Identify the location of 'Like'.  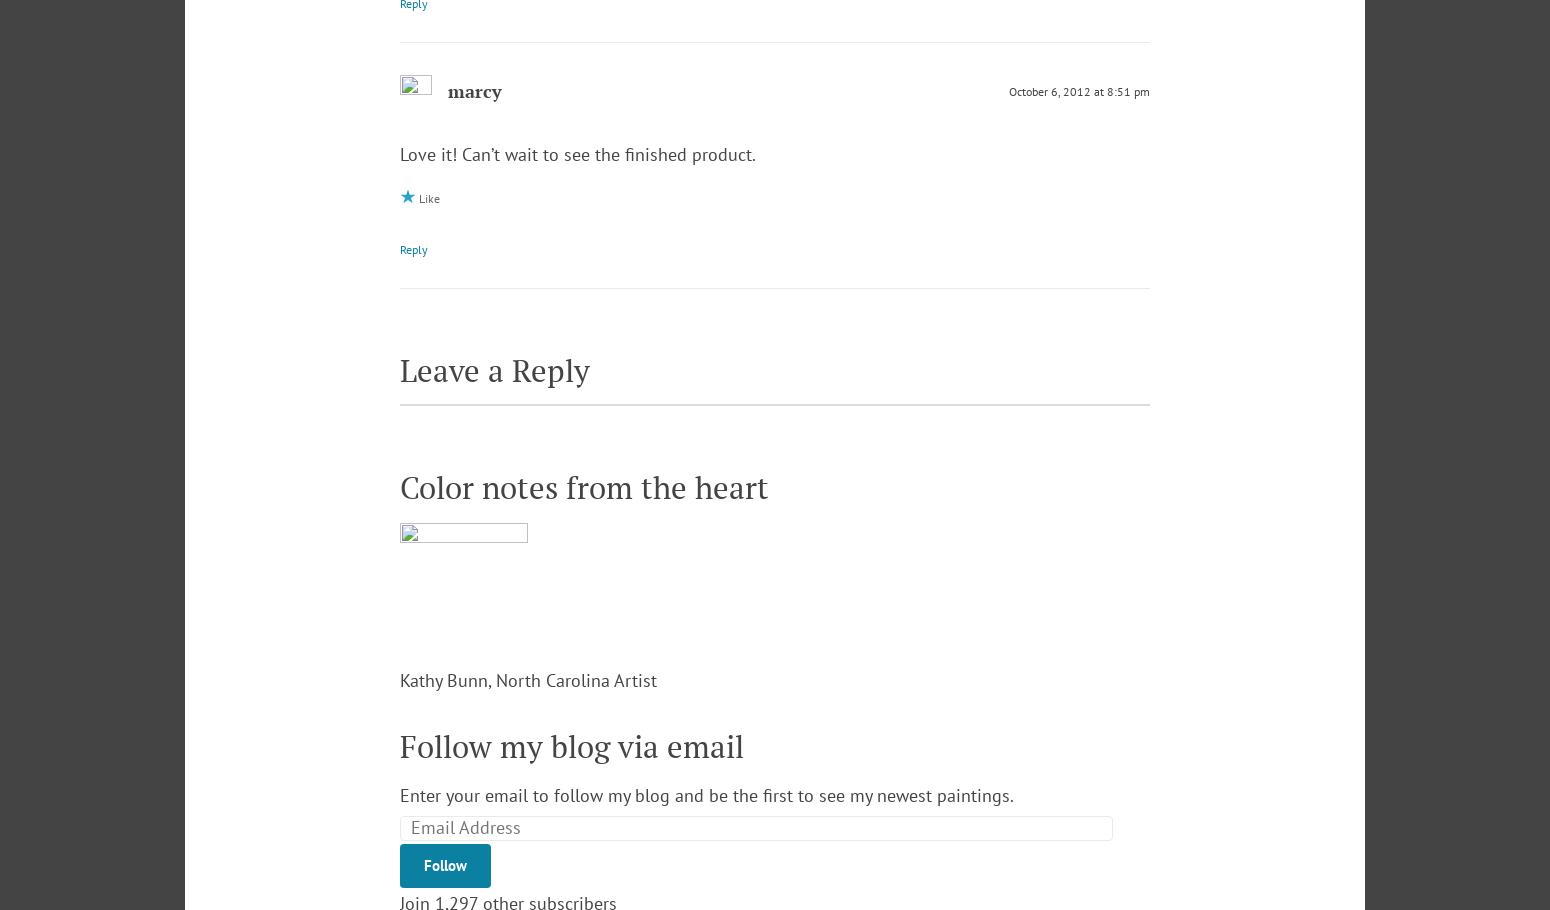
(429, 197).